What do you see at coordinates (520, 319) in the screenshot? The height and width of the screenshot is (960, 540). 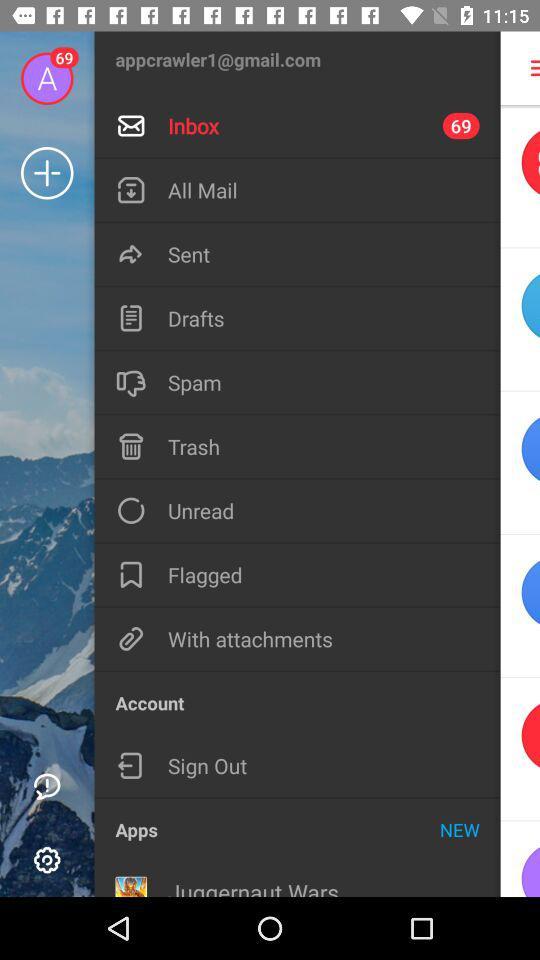 I see `the arrow_backward icon` at bounding box center [520, 319].